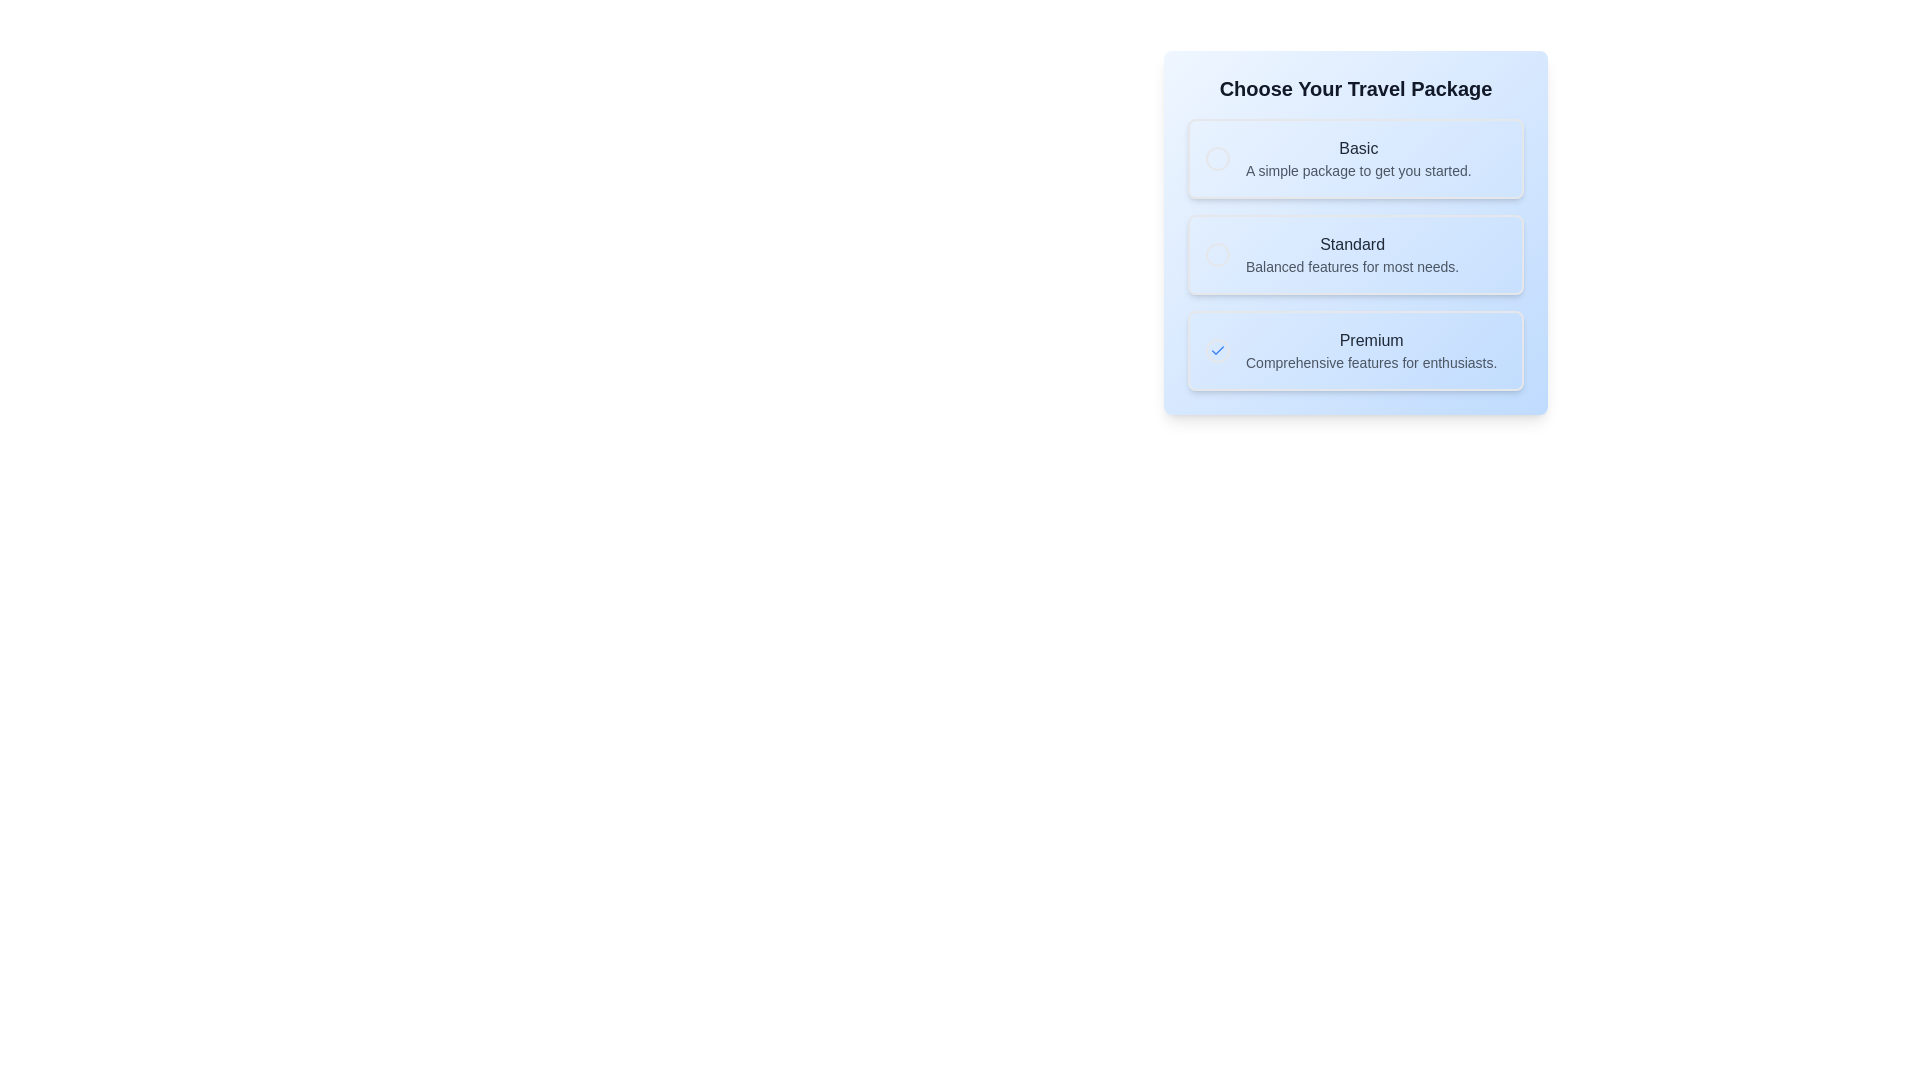  I want to click on the heading text that indicates the purpose of the surrounding section for selecting a travel package option, positioned at the top of a panel above the options 'Basic', 'Standard', and 'Premium', so click(1356, 87).